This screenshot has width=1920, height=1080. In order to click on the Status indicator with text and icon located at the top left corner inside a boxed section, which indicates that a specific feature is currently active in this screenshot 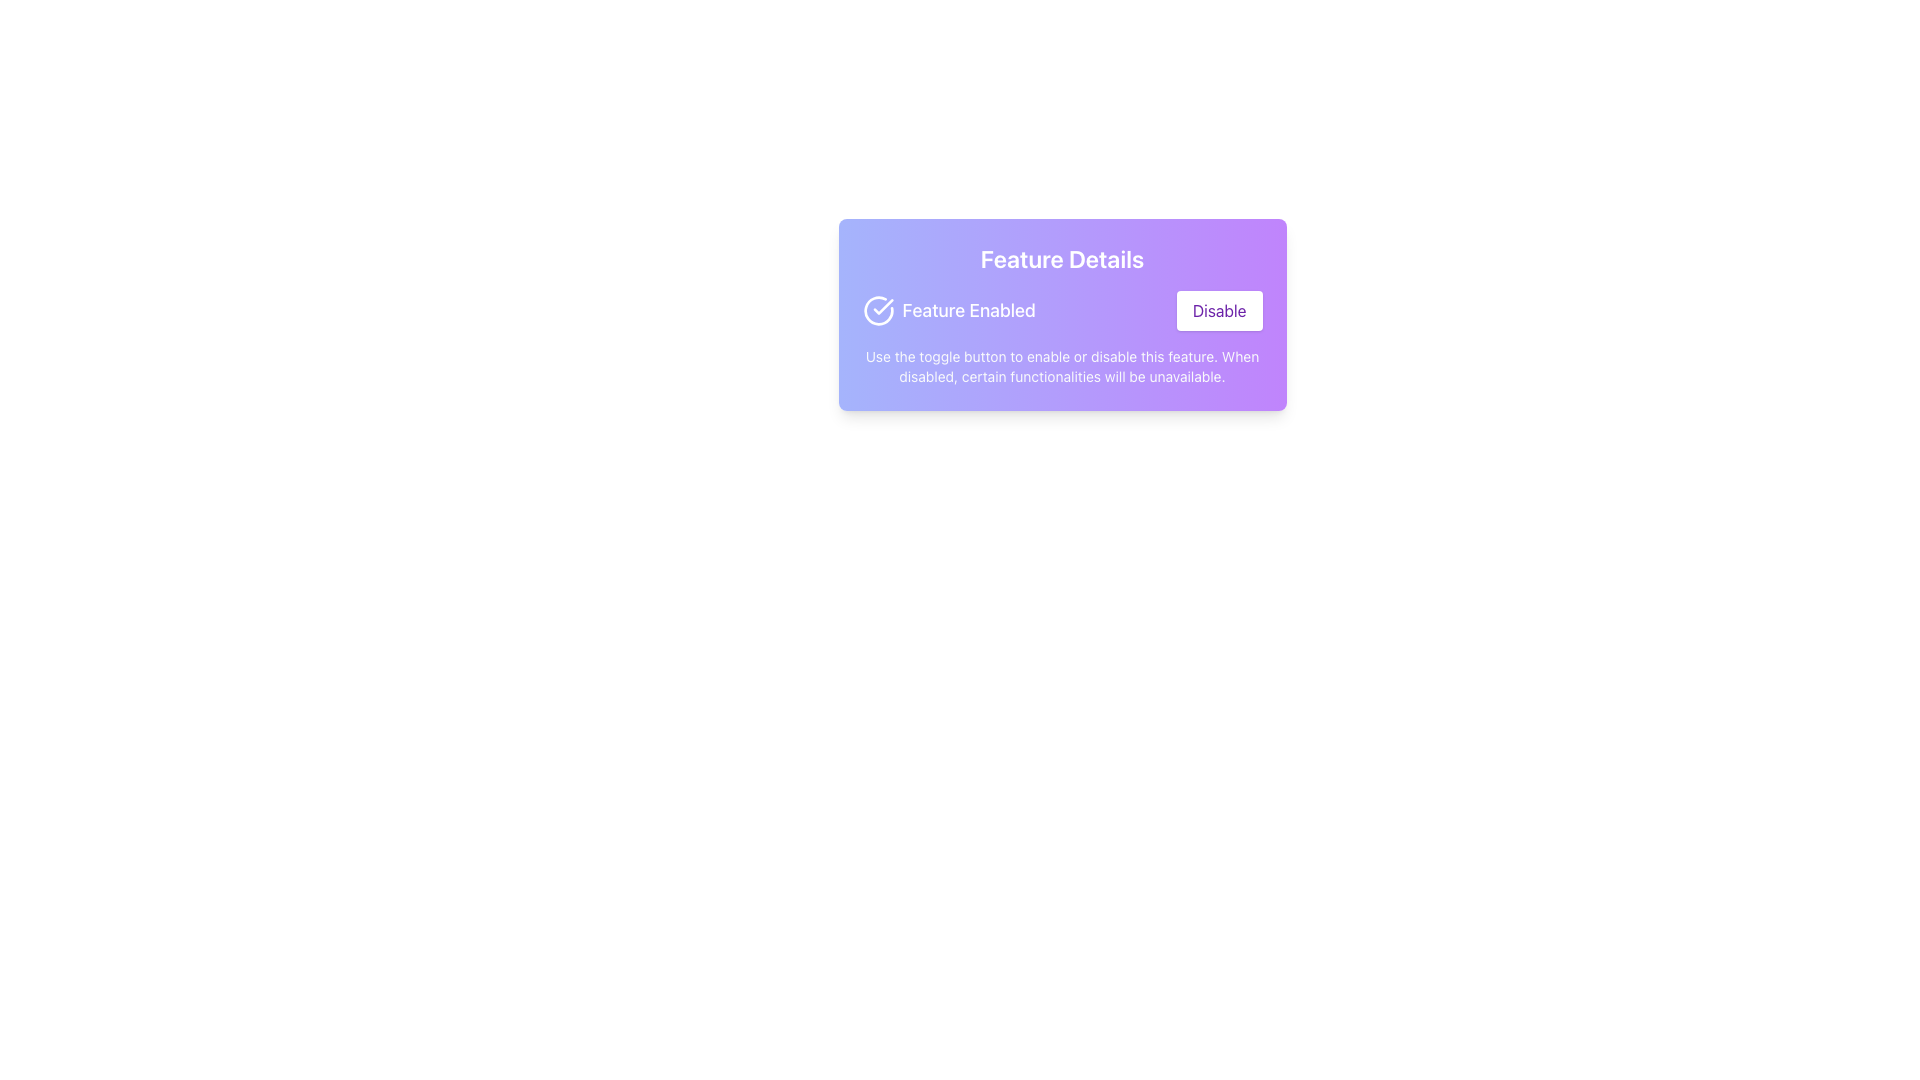, I will do `click(948, 311)`.